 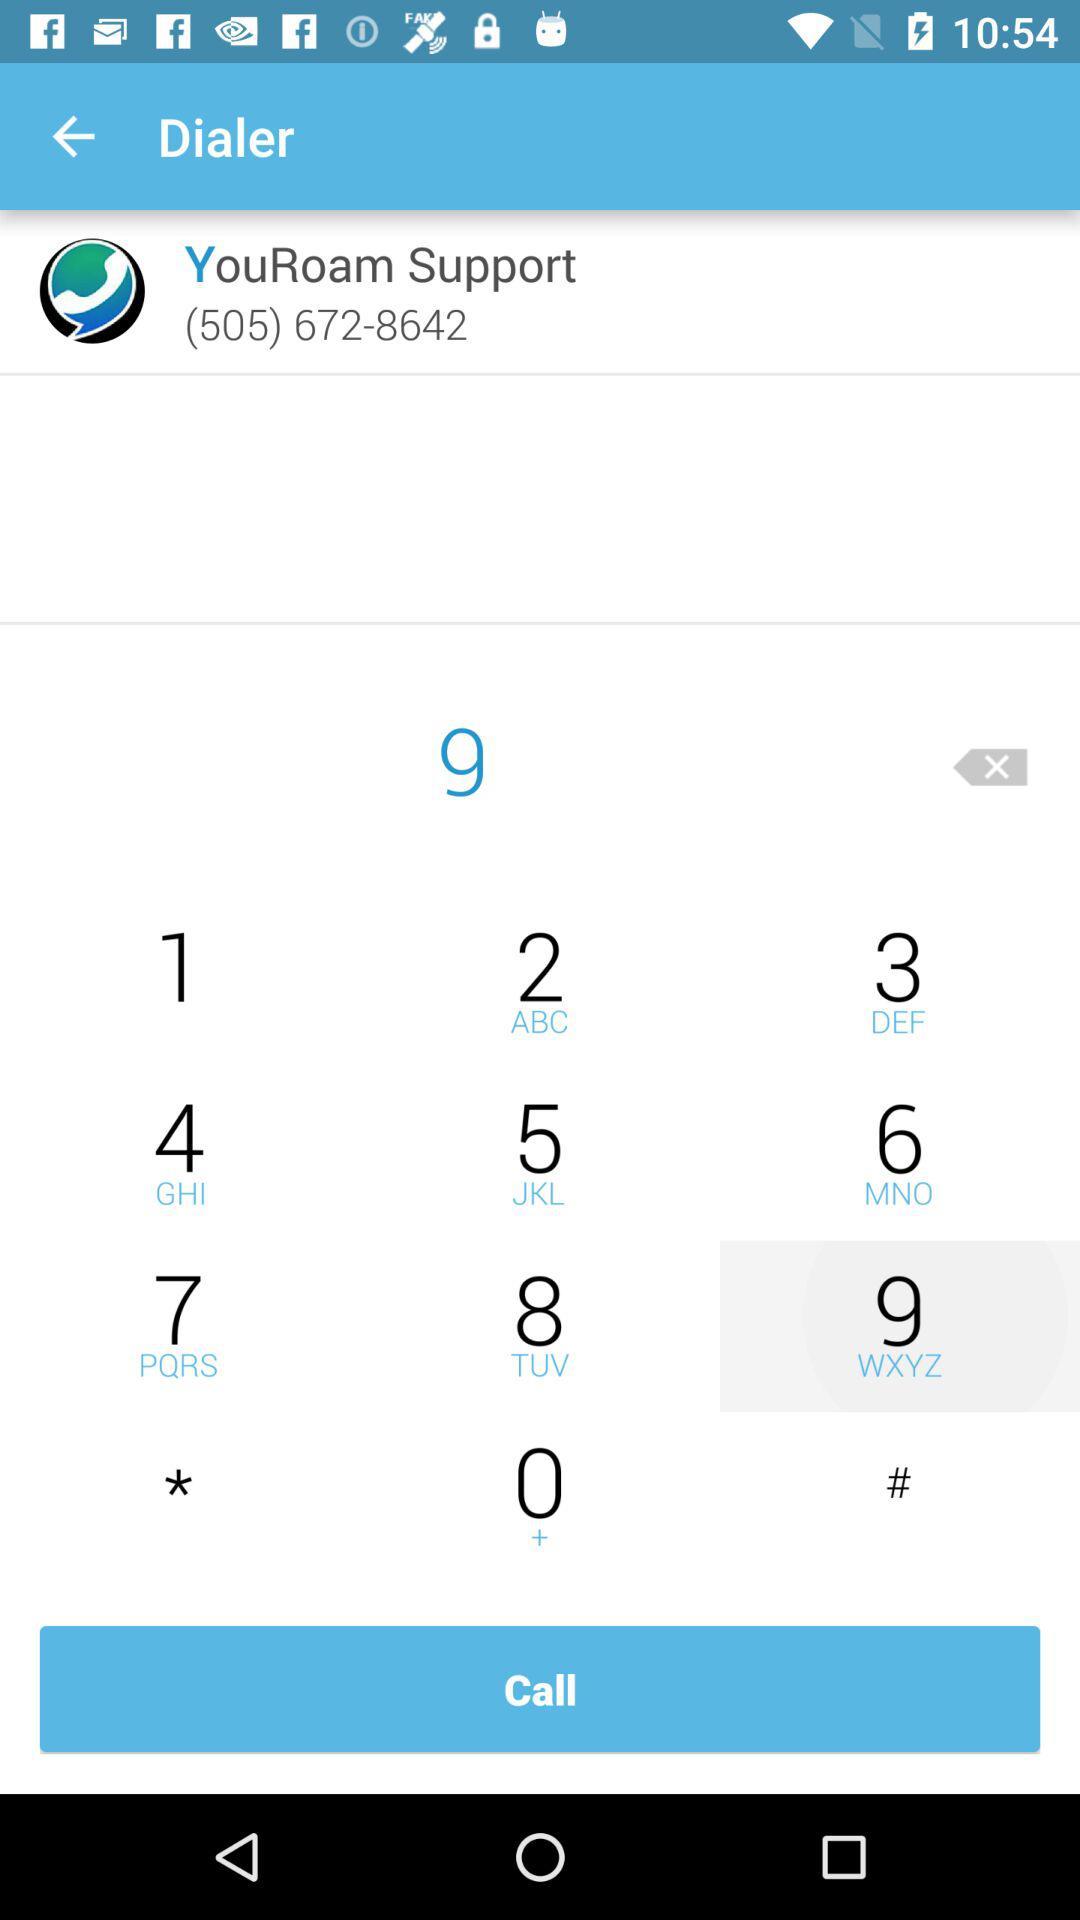 What do you see at coordinates (990, 758) in the screenshot?
I see `delete previous character` at bounding box center [990, 758].